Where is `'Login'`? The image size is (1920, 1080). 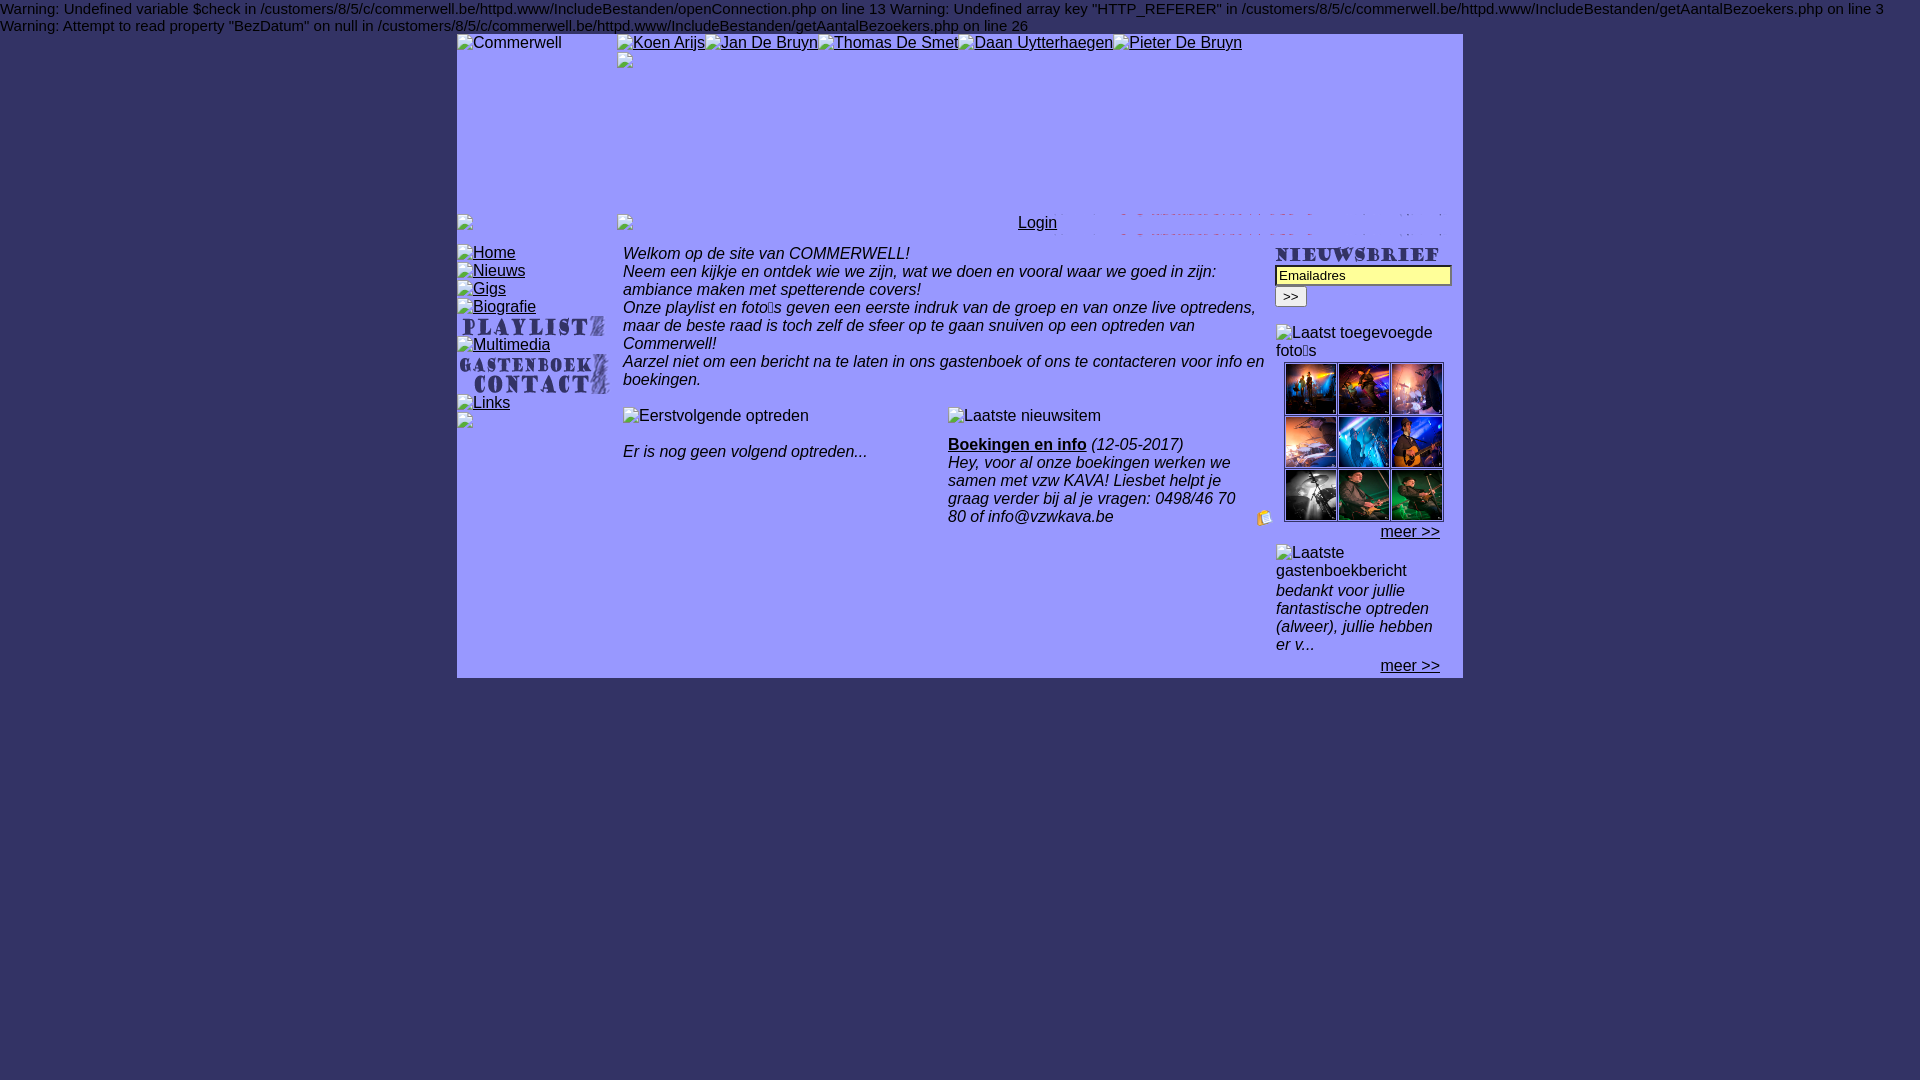
'Login' is located at coordinates (1037, 222).